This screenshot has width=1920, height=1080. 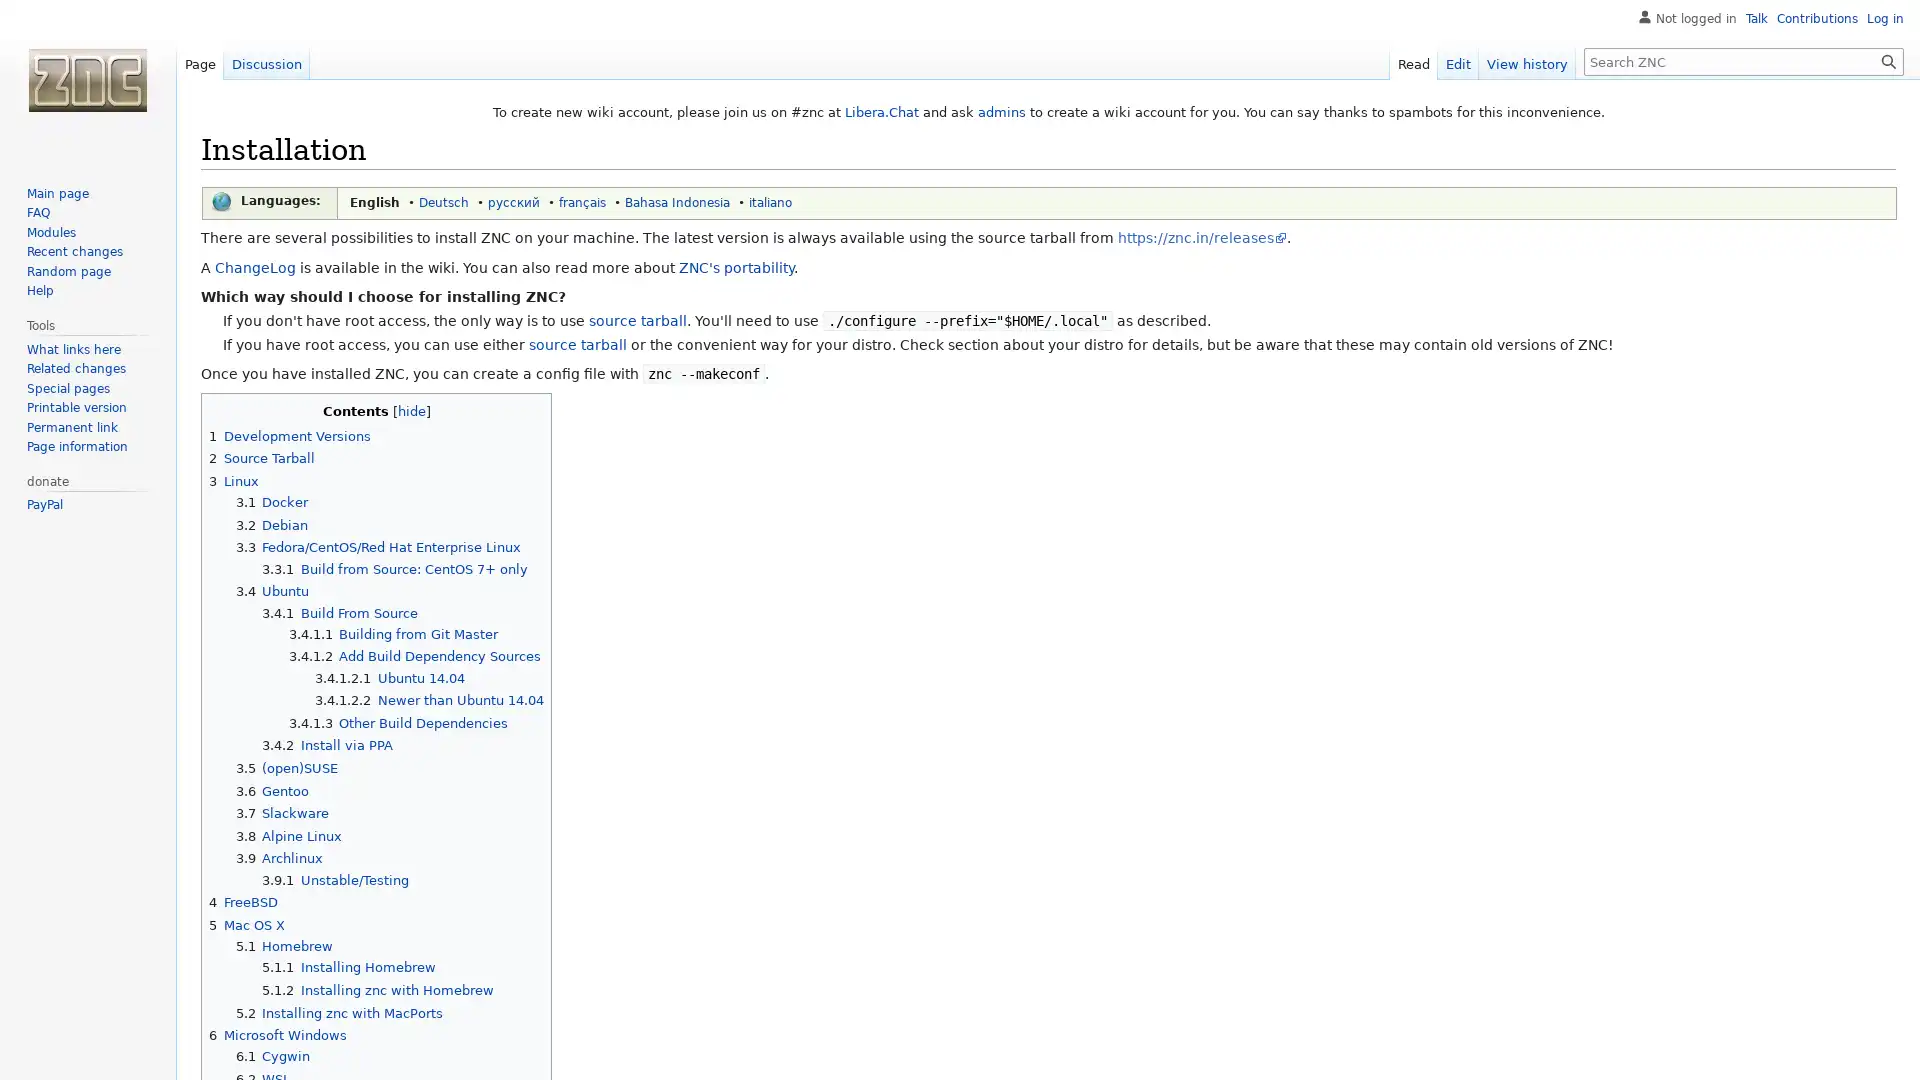 I want to click on Go, so click(x=1888, y=60).